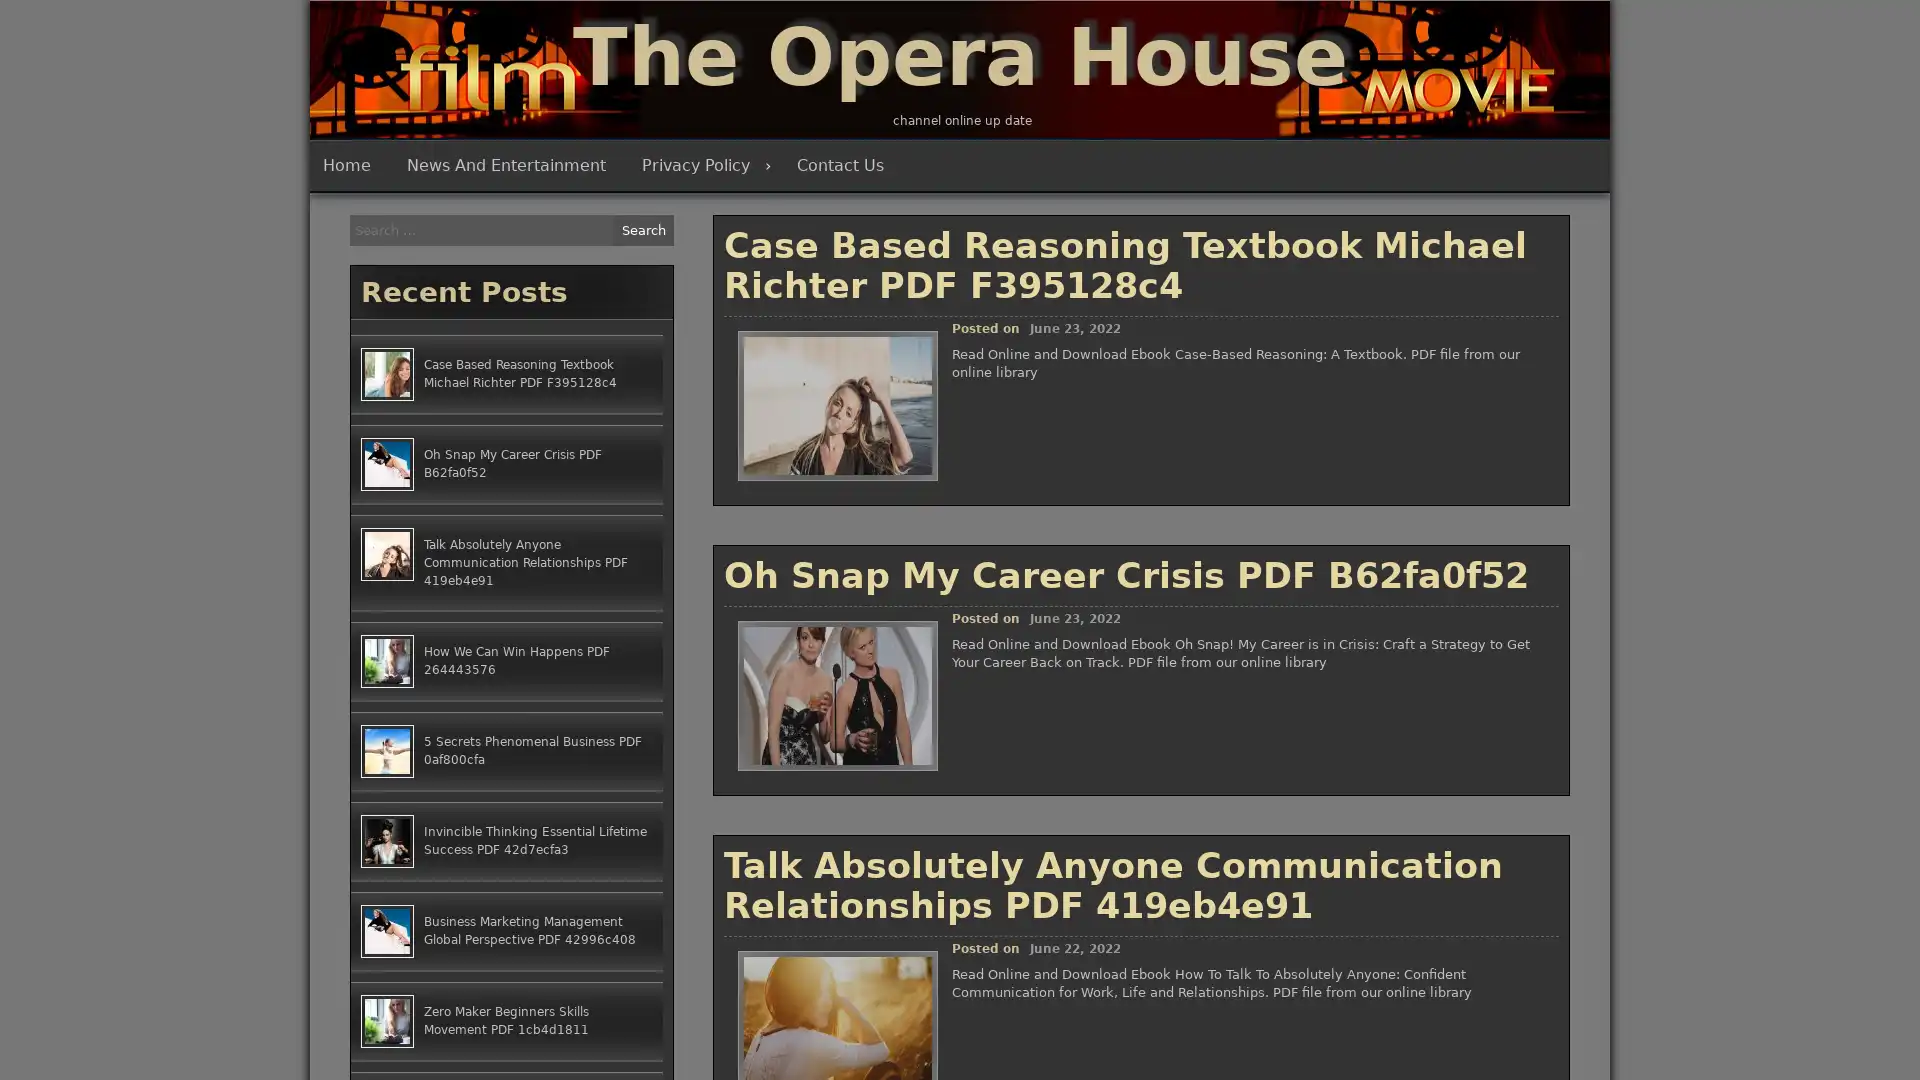 The width and height of the screenshot is (1920, 1080). What do you see at coordinates (643, 229) in the screenshot?
I see `Search` at bounding box center [643, 229].